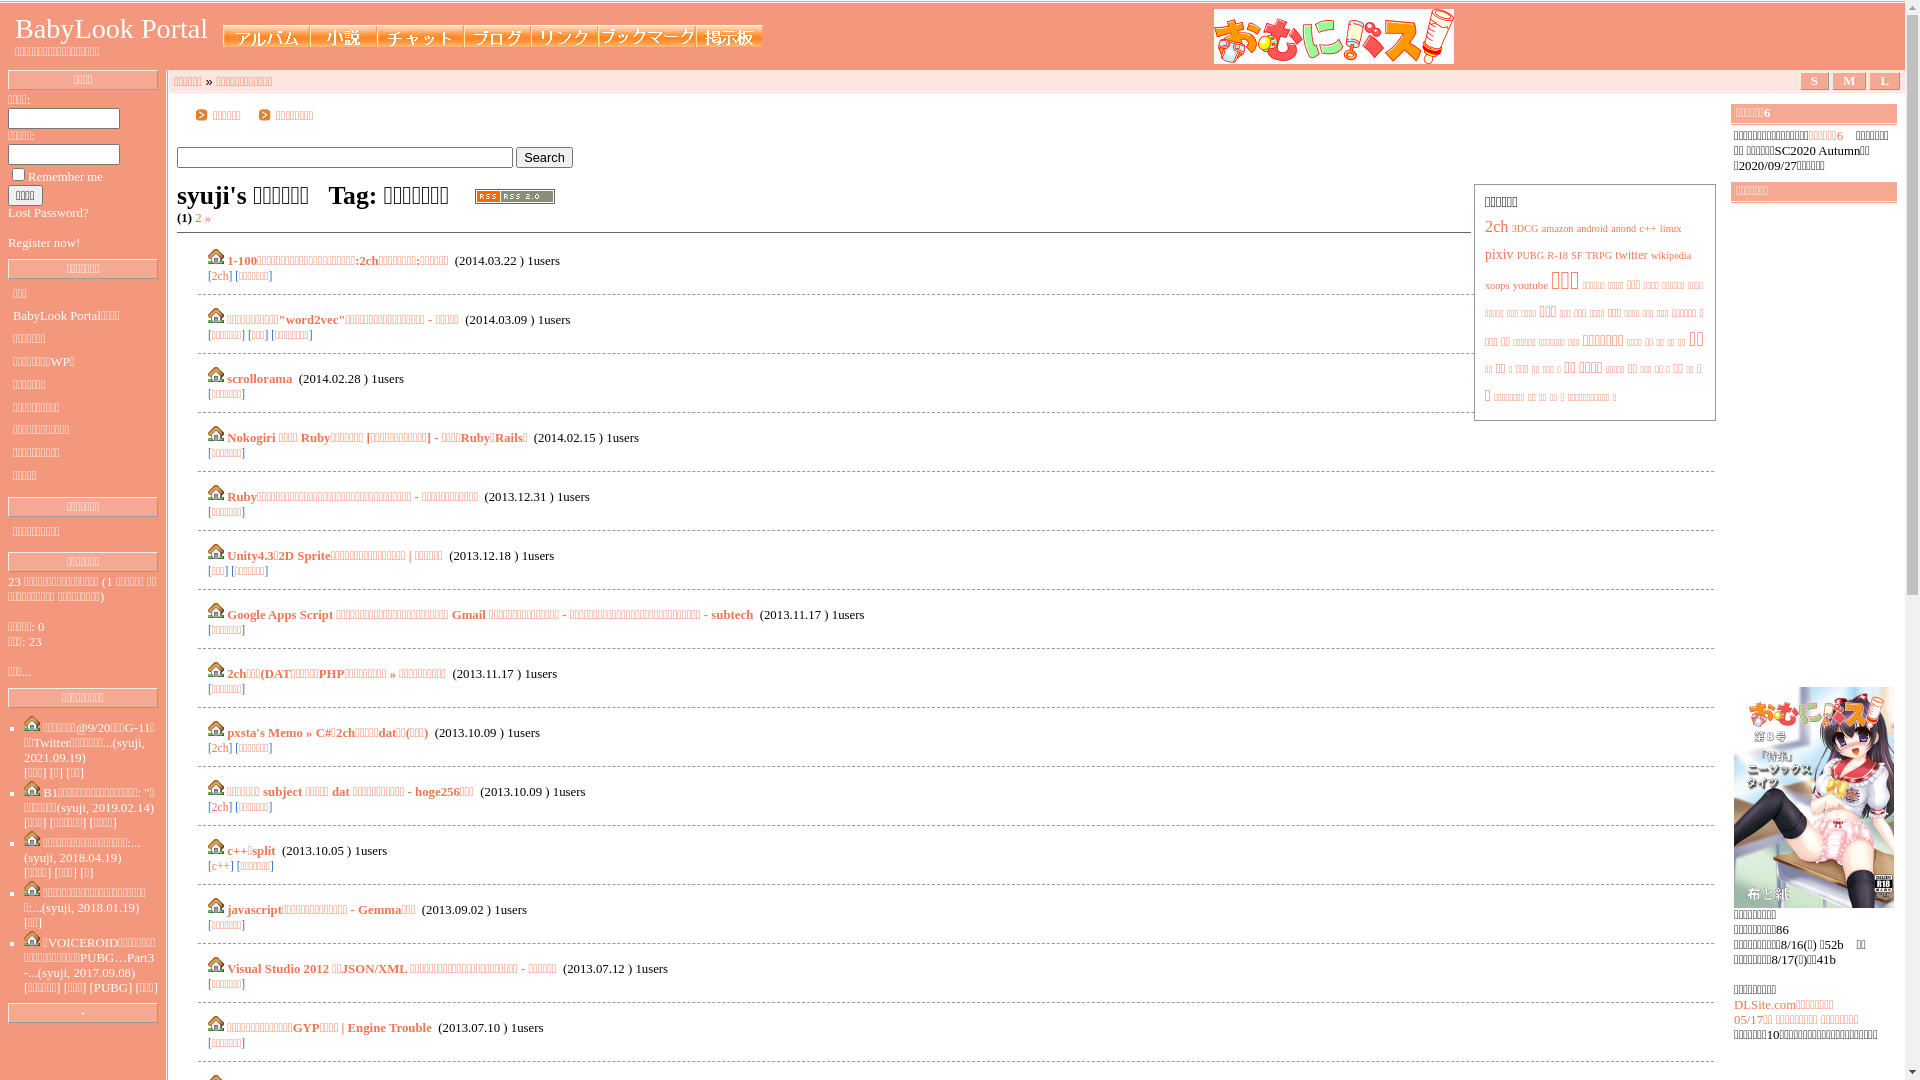 This screenshot has width=1920, height=1080. Describe the element at coordinates (544, 156) in the screenshot. I see `'Search'` at that location.